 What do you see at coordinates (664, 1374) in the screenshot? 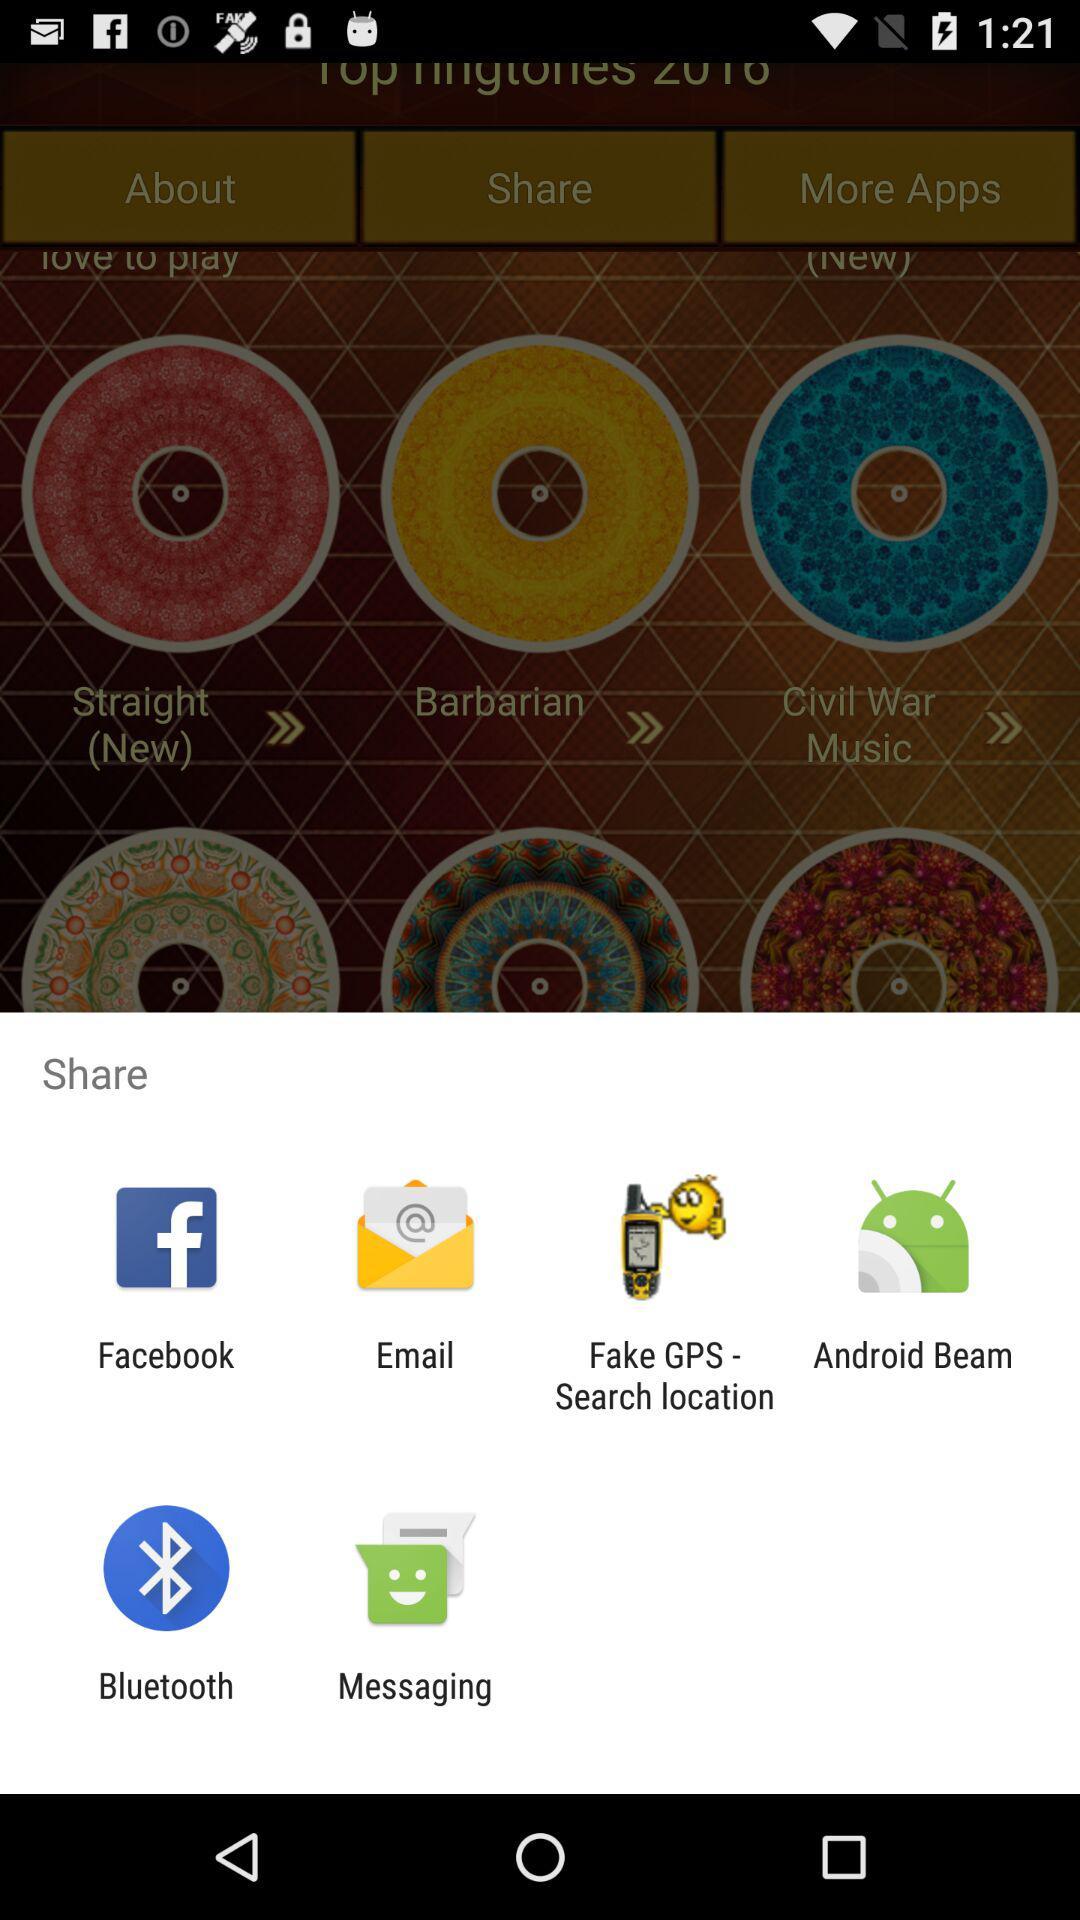
I see `fake gps search item` at bounding box center [664, 1374].